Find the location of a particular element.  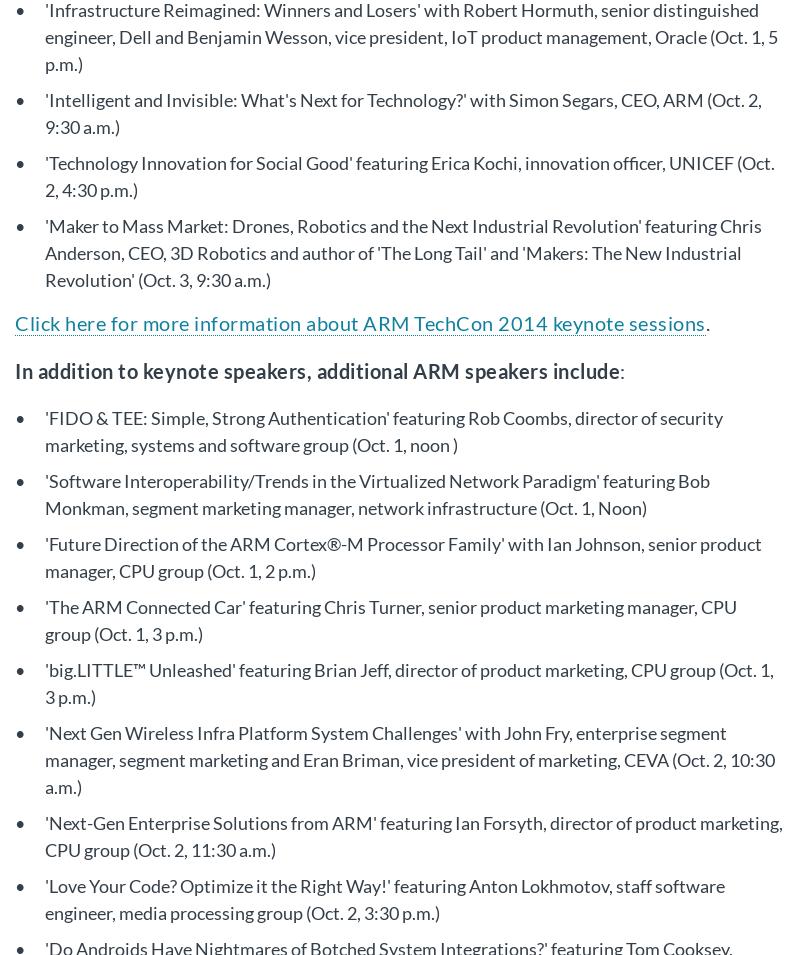

':' is located at coordinates (622, 370).